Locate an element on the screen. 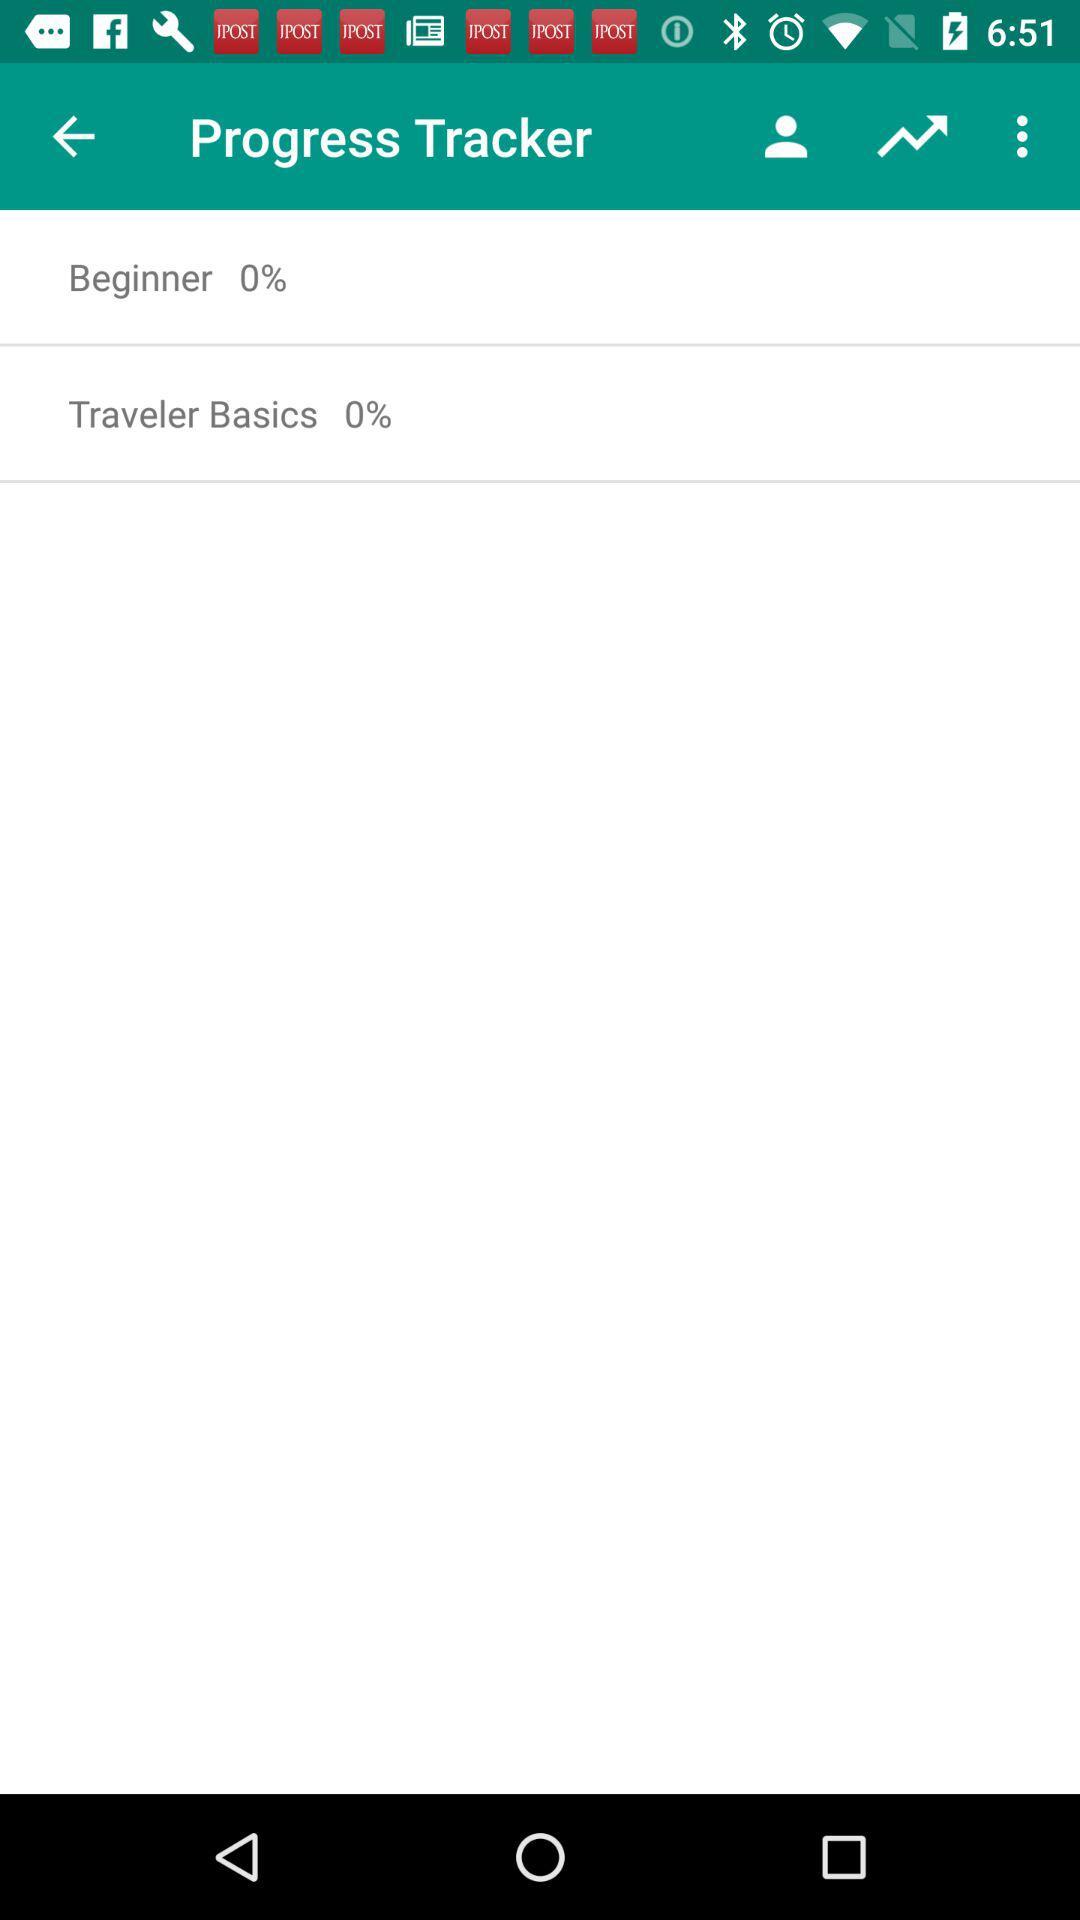  item next to the progress tracker icon is located at coordinates (785, 135).